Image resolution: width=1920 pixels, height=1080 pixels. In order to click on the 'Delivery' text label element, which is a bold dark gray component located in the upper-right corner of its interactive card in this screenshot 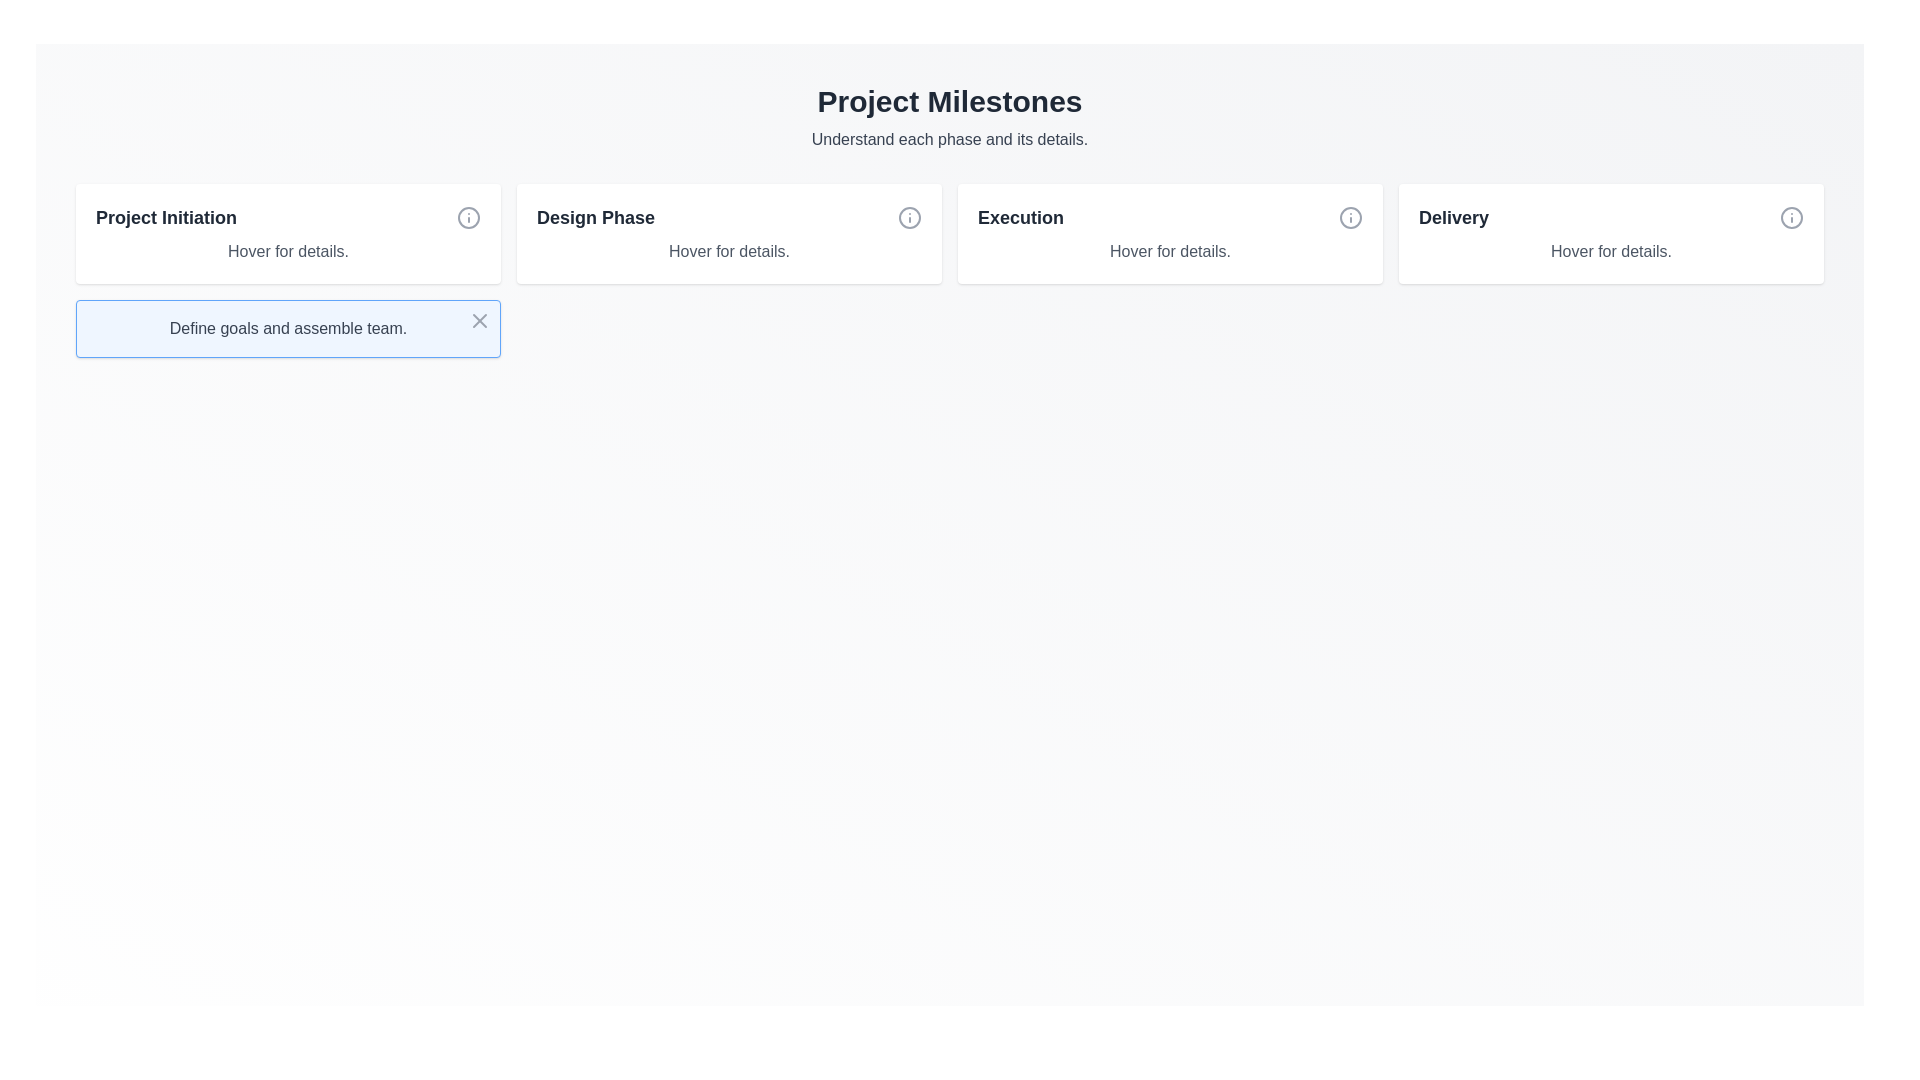, I will do `click(1454, 218)`.